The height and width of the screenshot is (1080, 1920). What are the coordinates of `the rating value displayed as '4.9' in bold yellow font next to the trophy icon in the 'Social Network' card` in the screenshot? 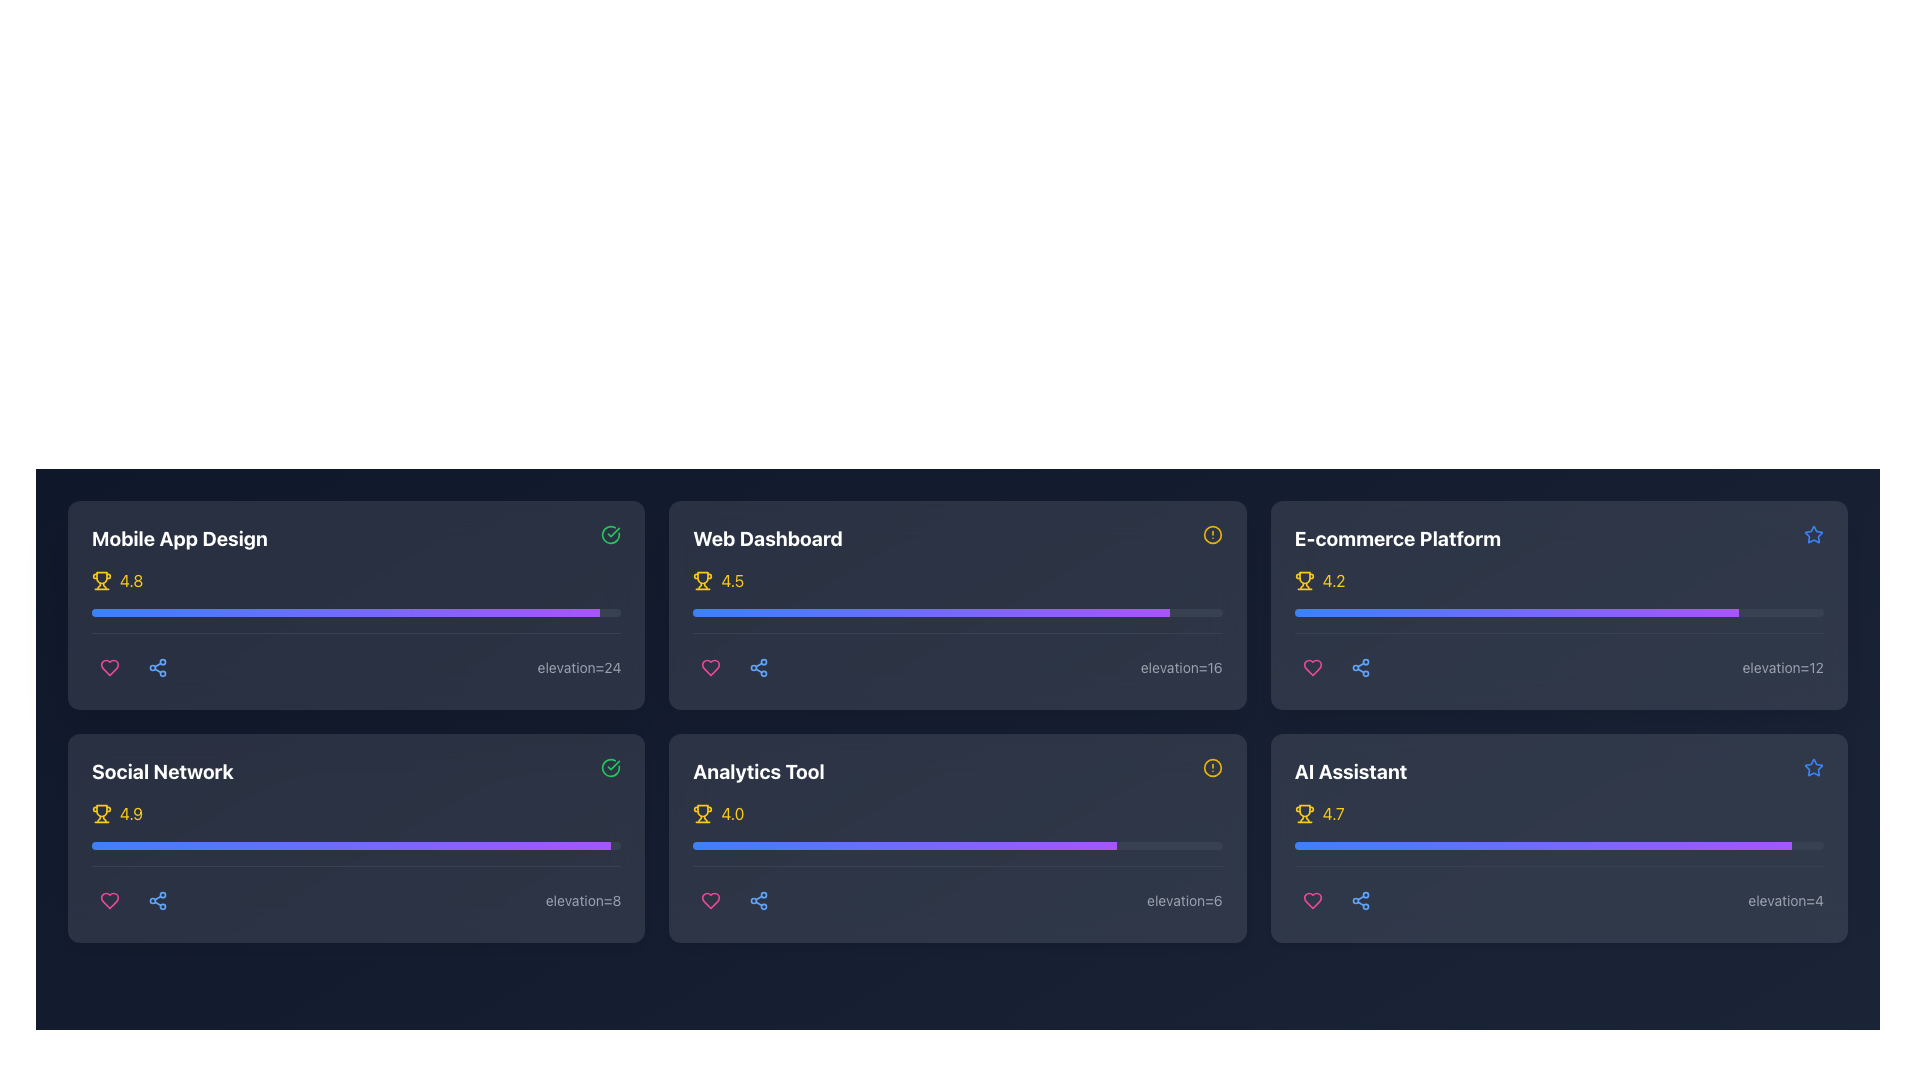 It's located at (130, 813).